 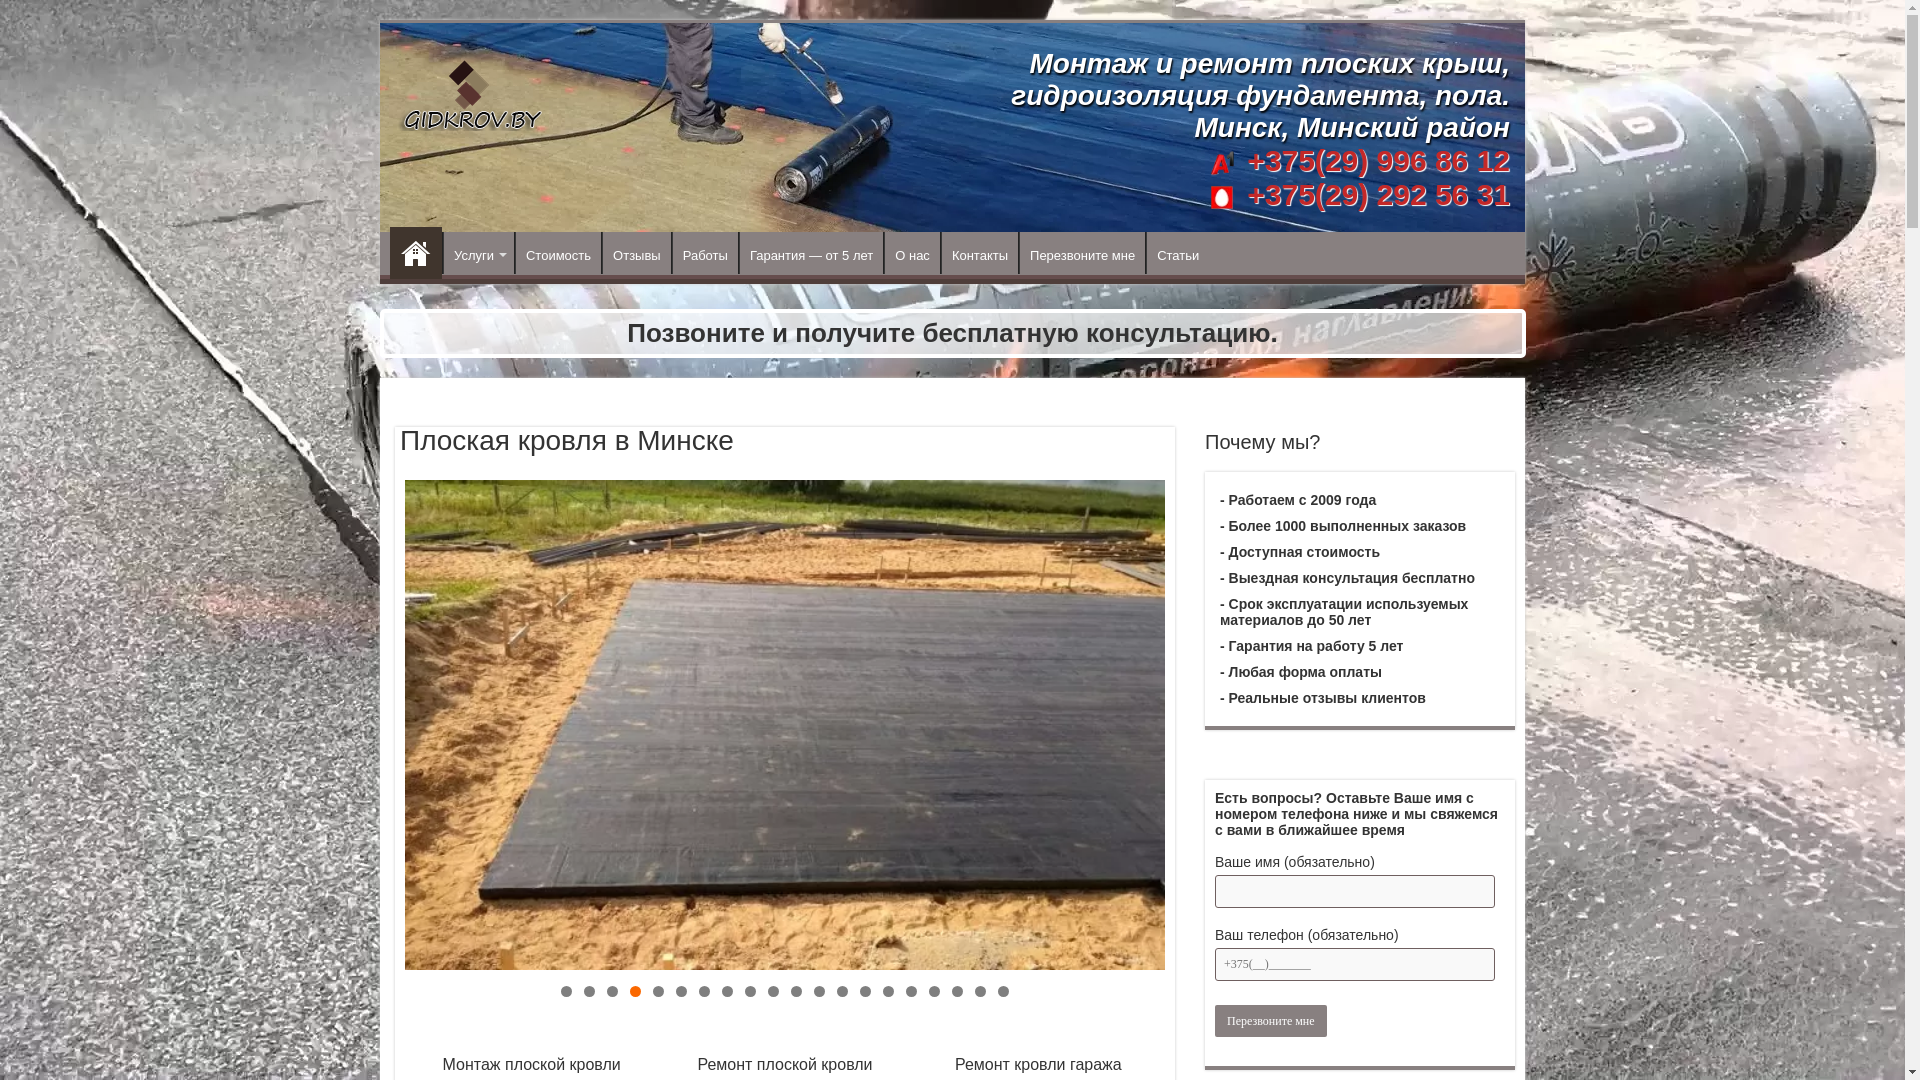 What do you see at coordinates (1373, 194) in the screenshot?
I see `'+375(29) 292 56 31'` at bounding box center [1373, 194].